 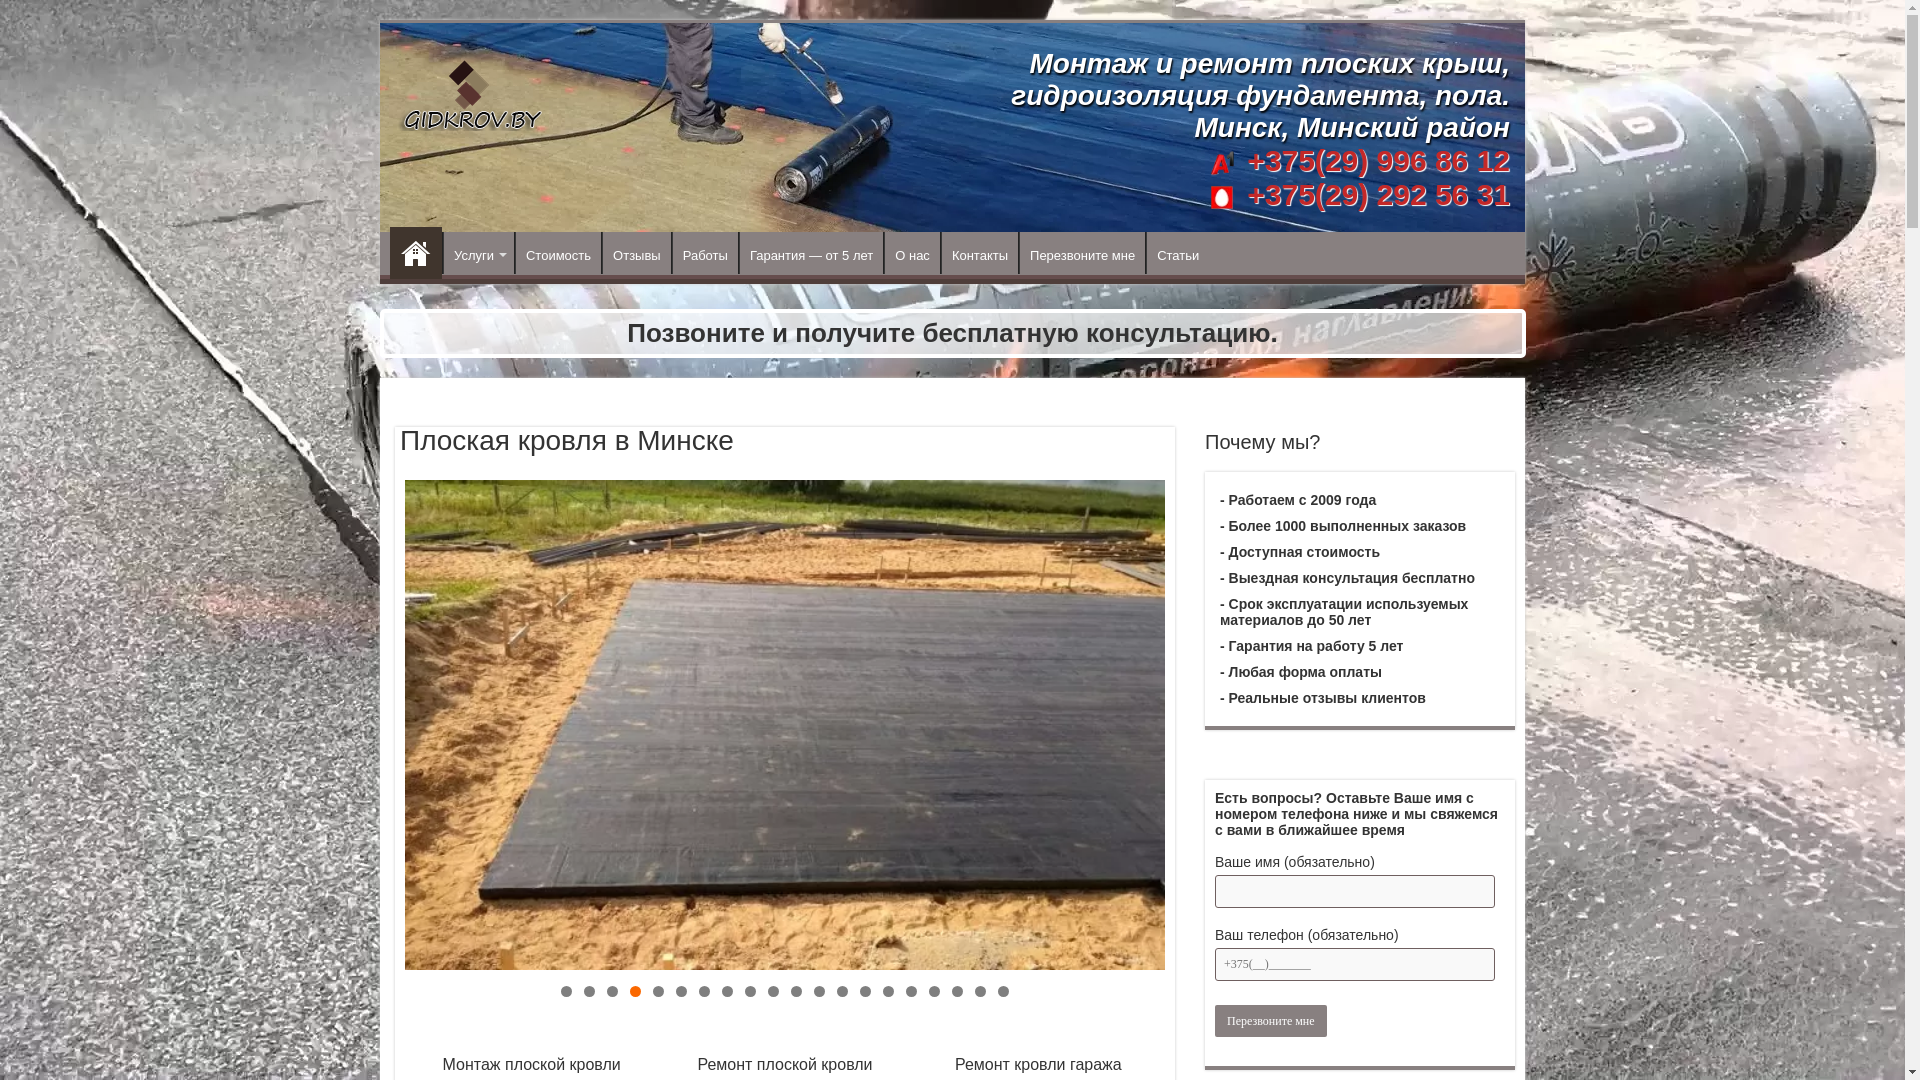 What do you see at coordinates (1373, 194) in the screenshot?
I see `'+375(29) 292 56 31'` at bounding box center [1373, 194].